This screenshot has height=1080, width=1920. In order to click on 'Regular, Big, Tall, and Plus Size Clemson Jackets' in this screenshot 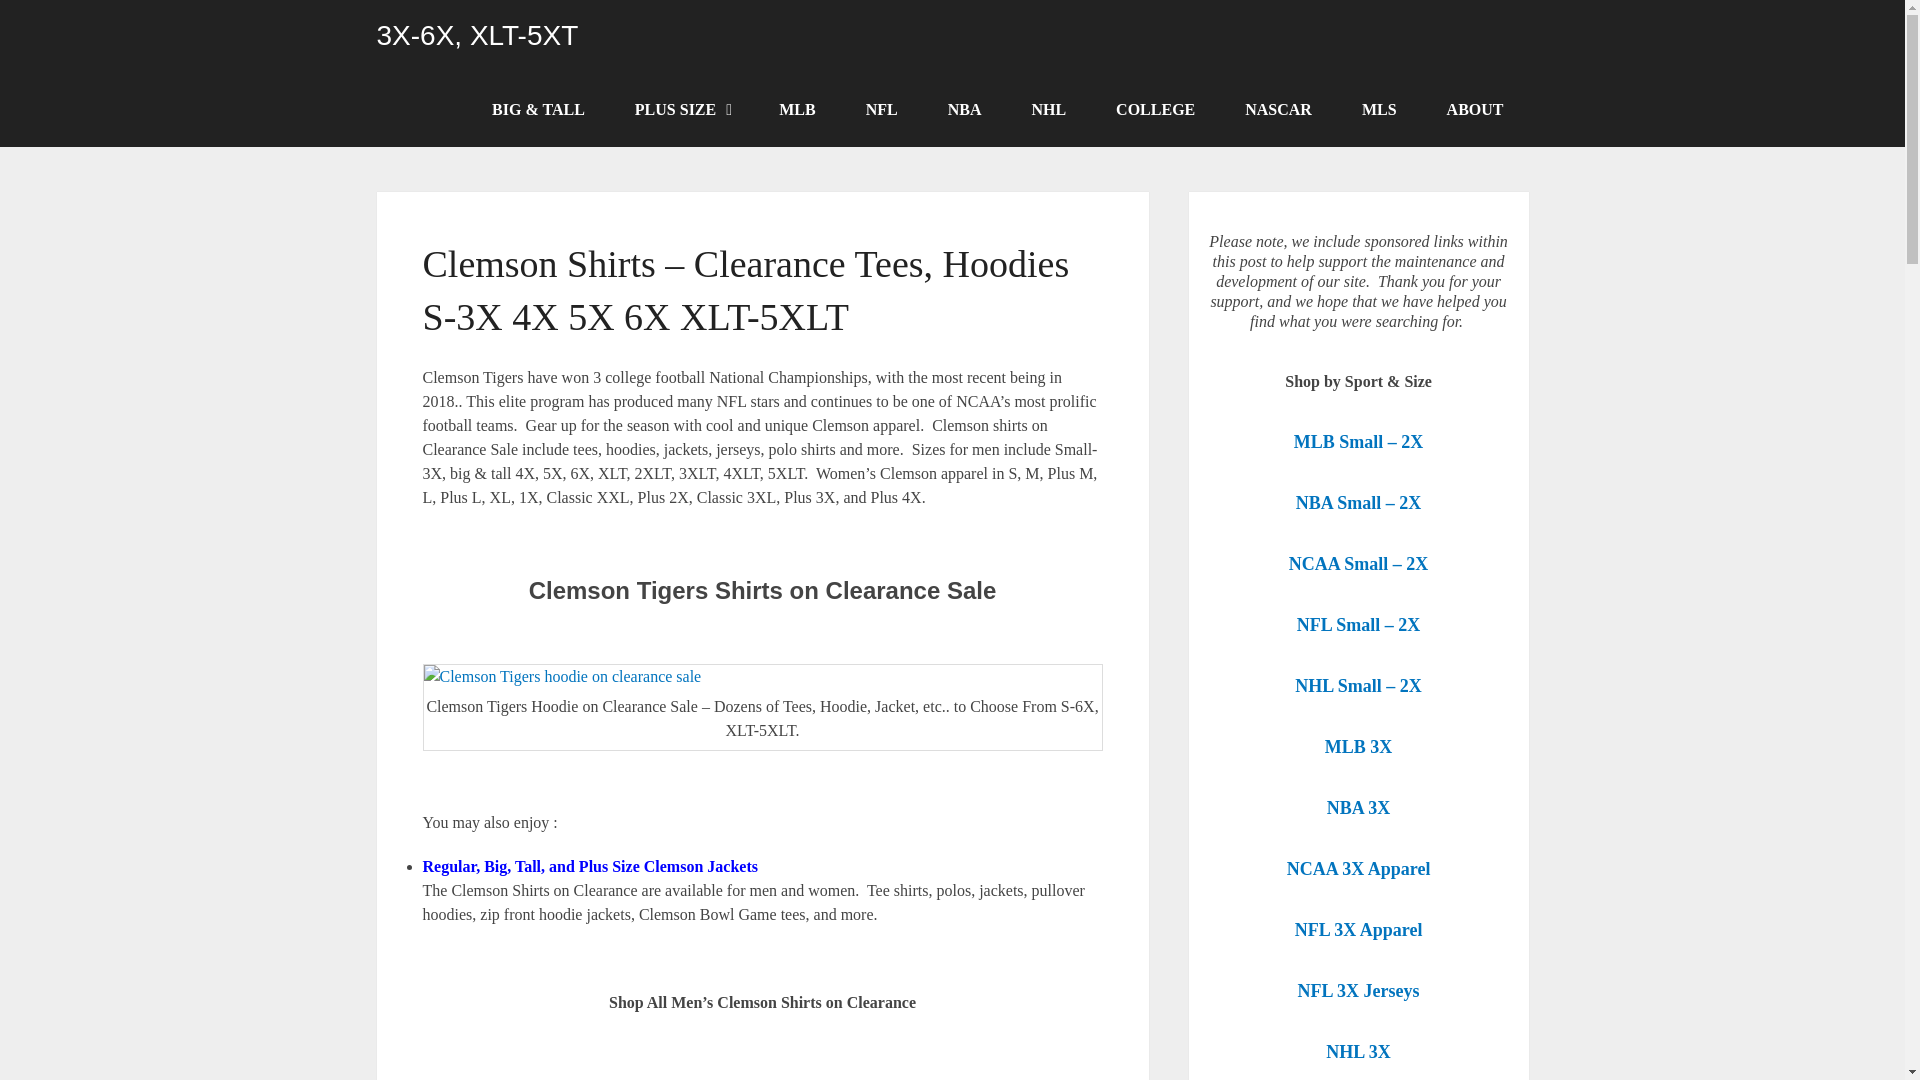, I will do `click(588, 865)`.